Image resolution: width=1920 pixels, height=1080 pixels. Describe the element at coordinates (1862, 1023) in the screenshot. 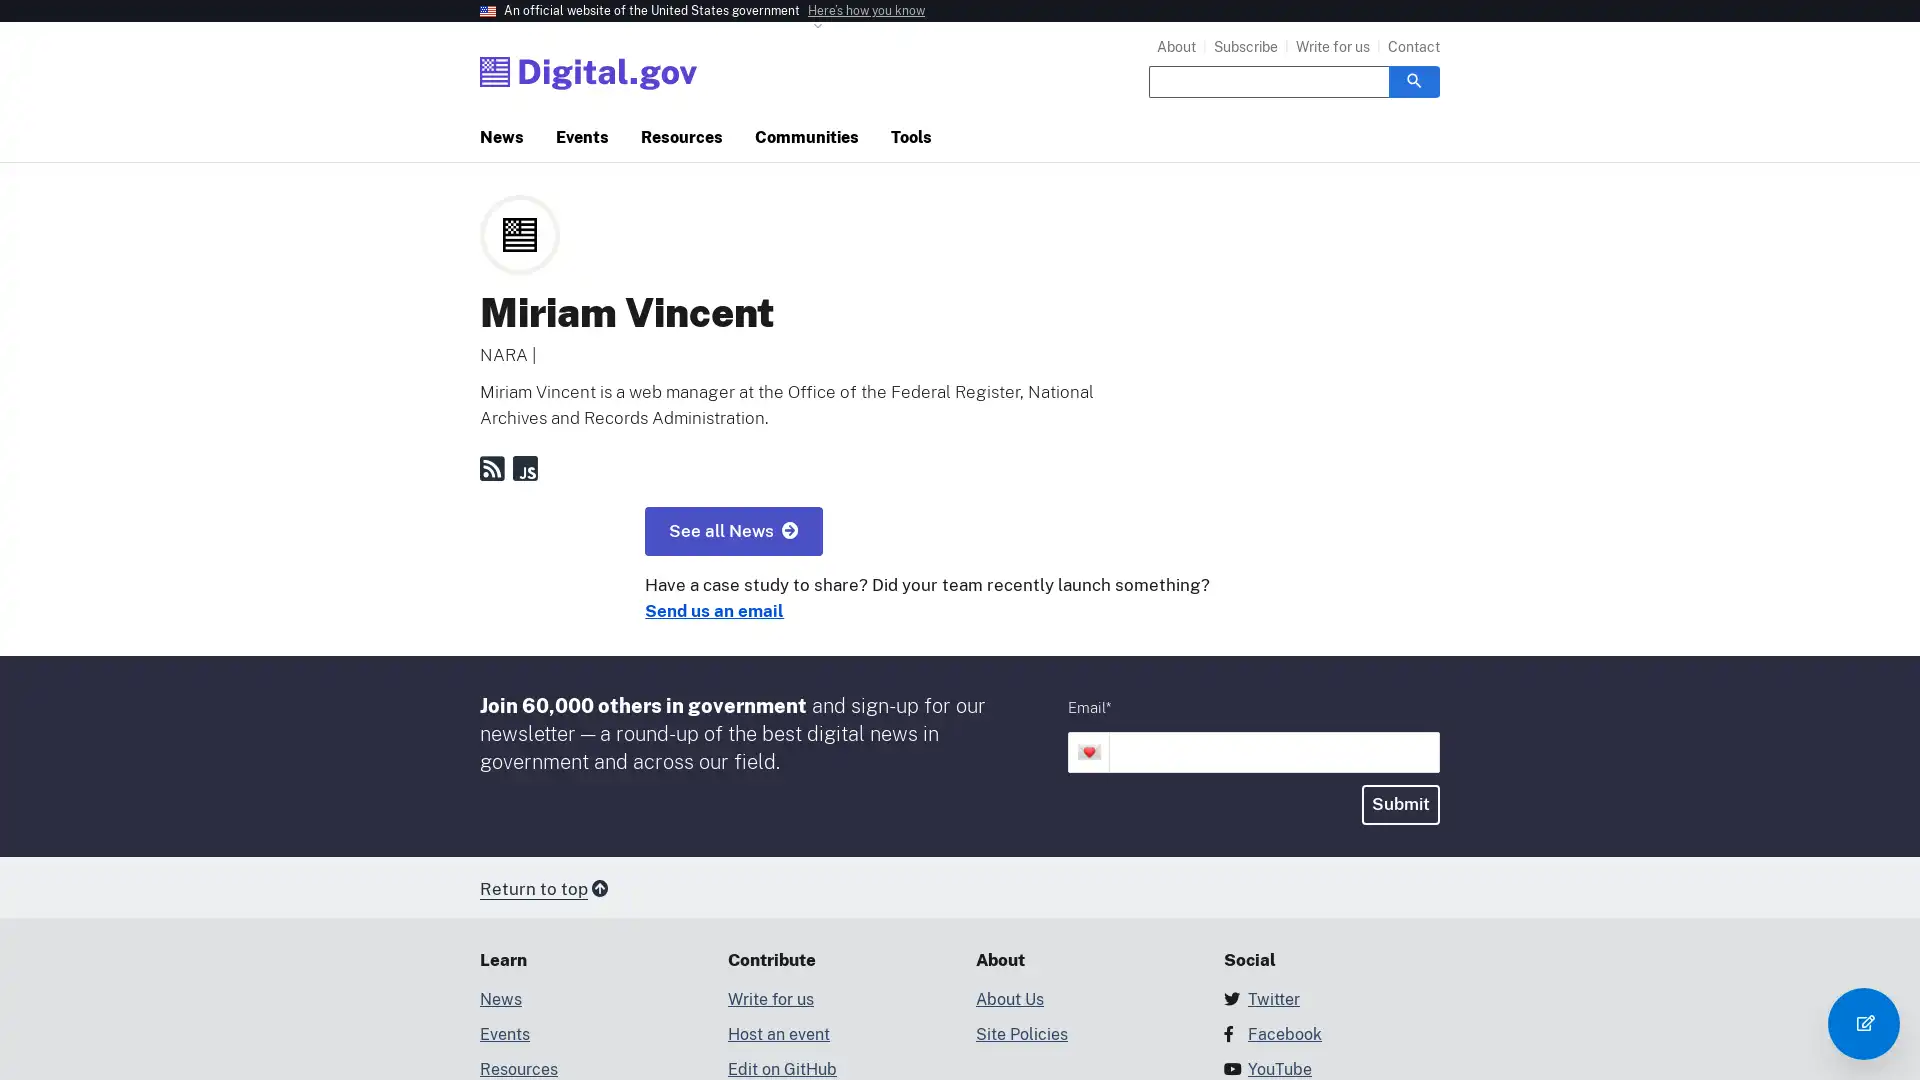

I see `edit` at that location.